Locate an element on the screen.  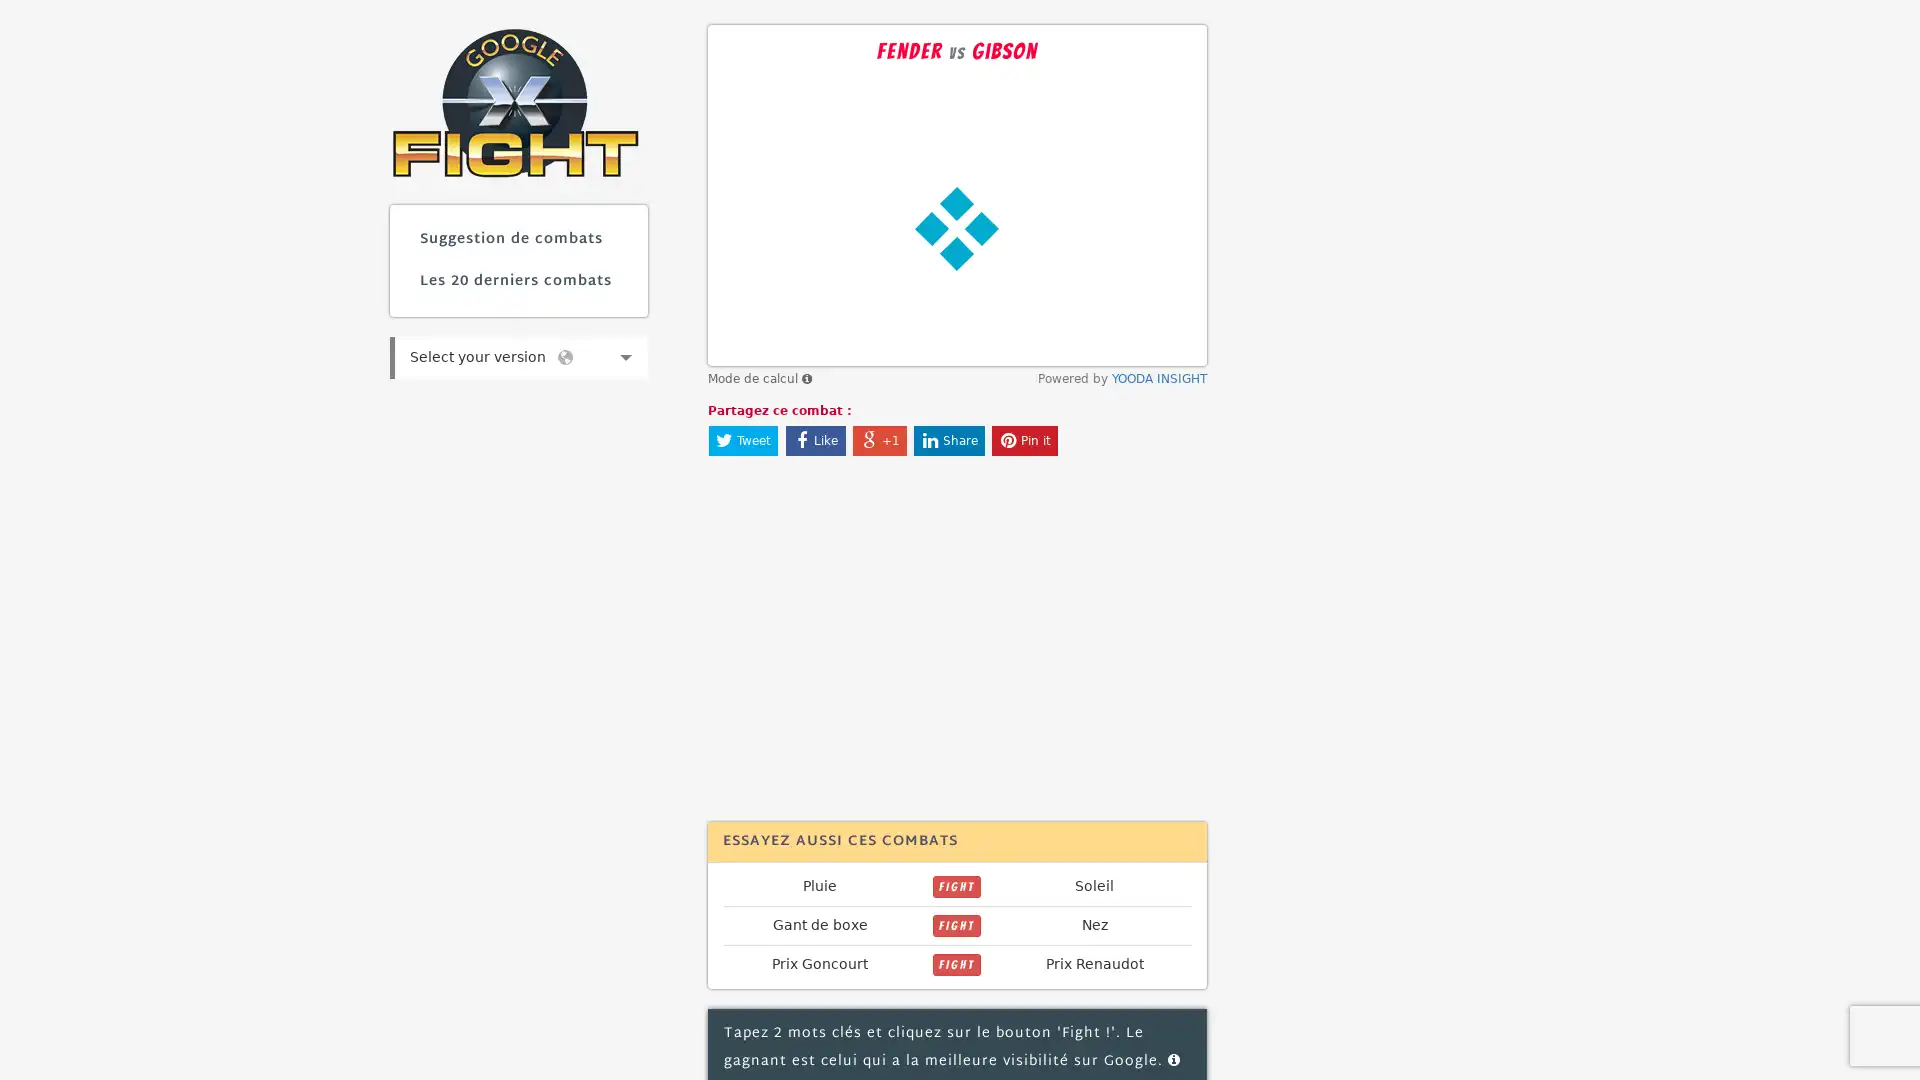
FIGHT is located at coordinates (955, 925).